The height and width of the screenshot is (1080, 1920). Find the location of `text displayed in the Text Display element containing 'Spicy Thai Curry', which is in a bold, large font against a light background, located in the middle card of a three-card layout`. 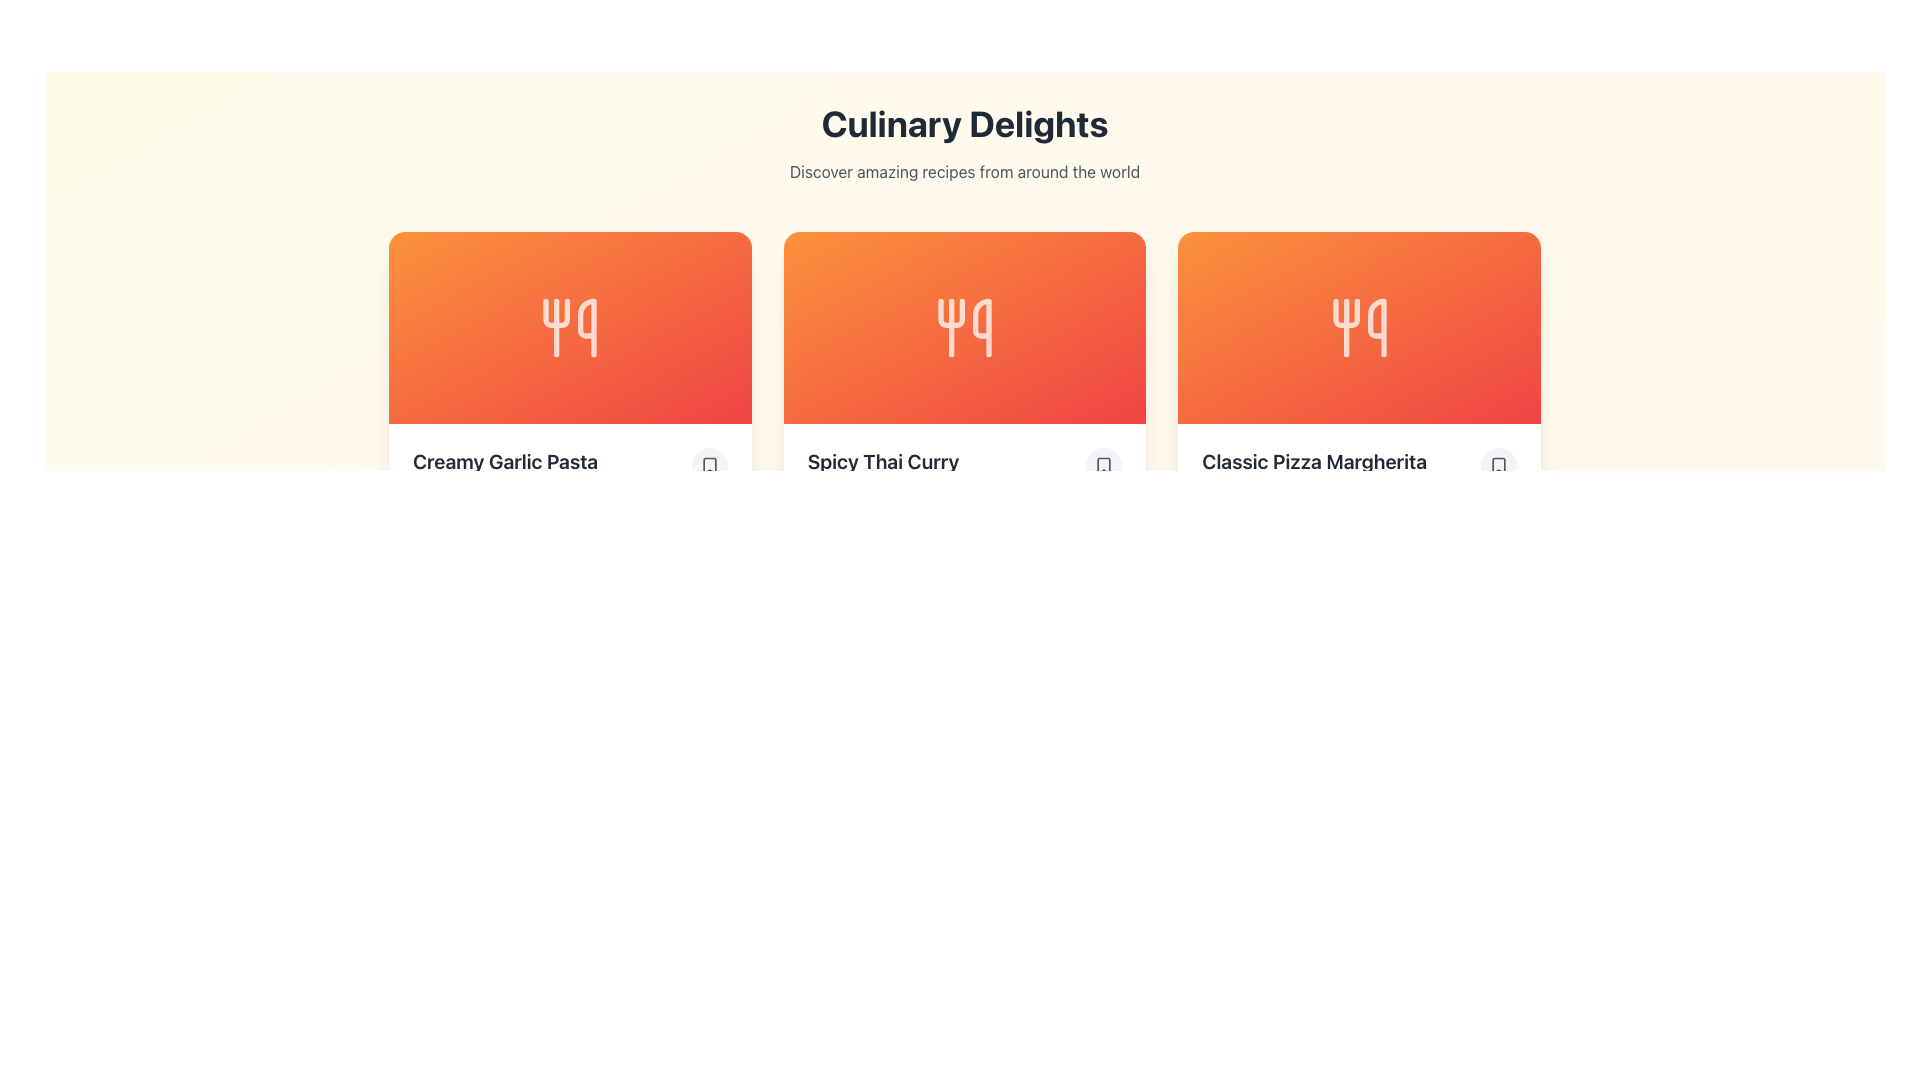

text displayed in the Text Display element containing 'Spicy Thai Curry', which is in a bold, large font against a light background, located in the middle card of a three-card layout is located at coordinates (882, 462).